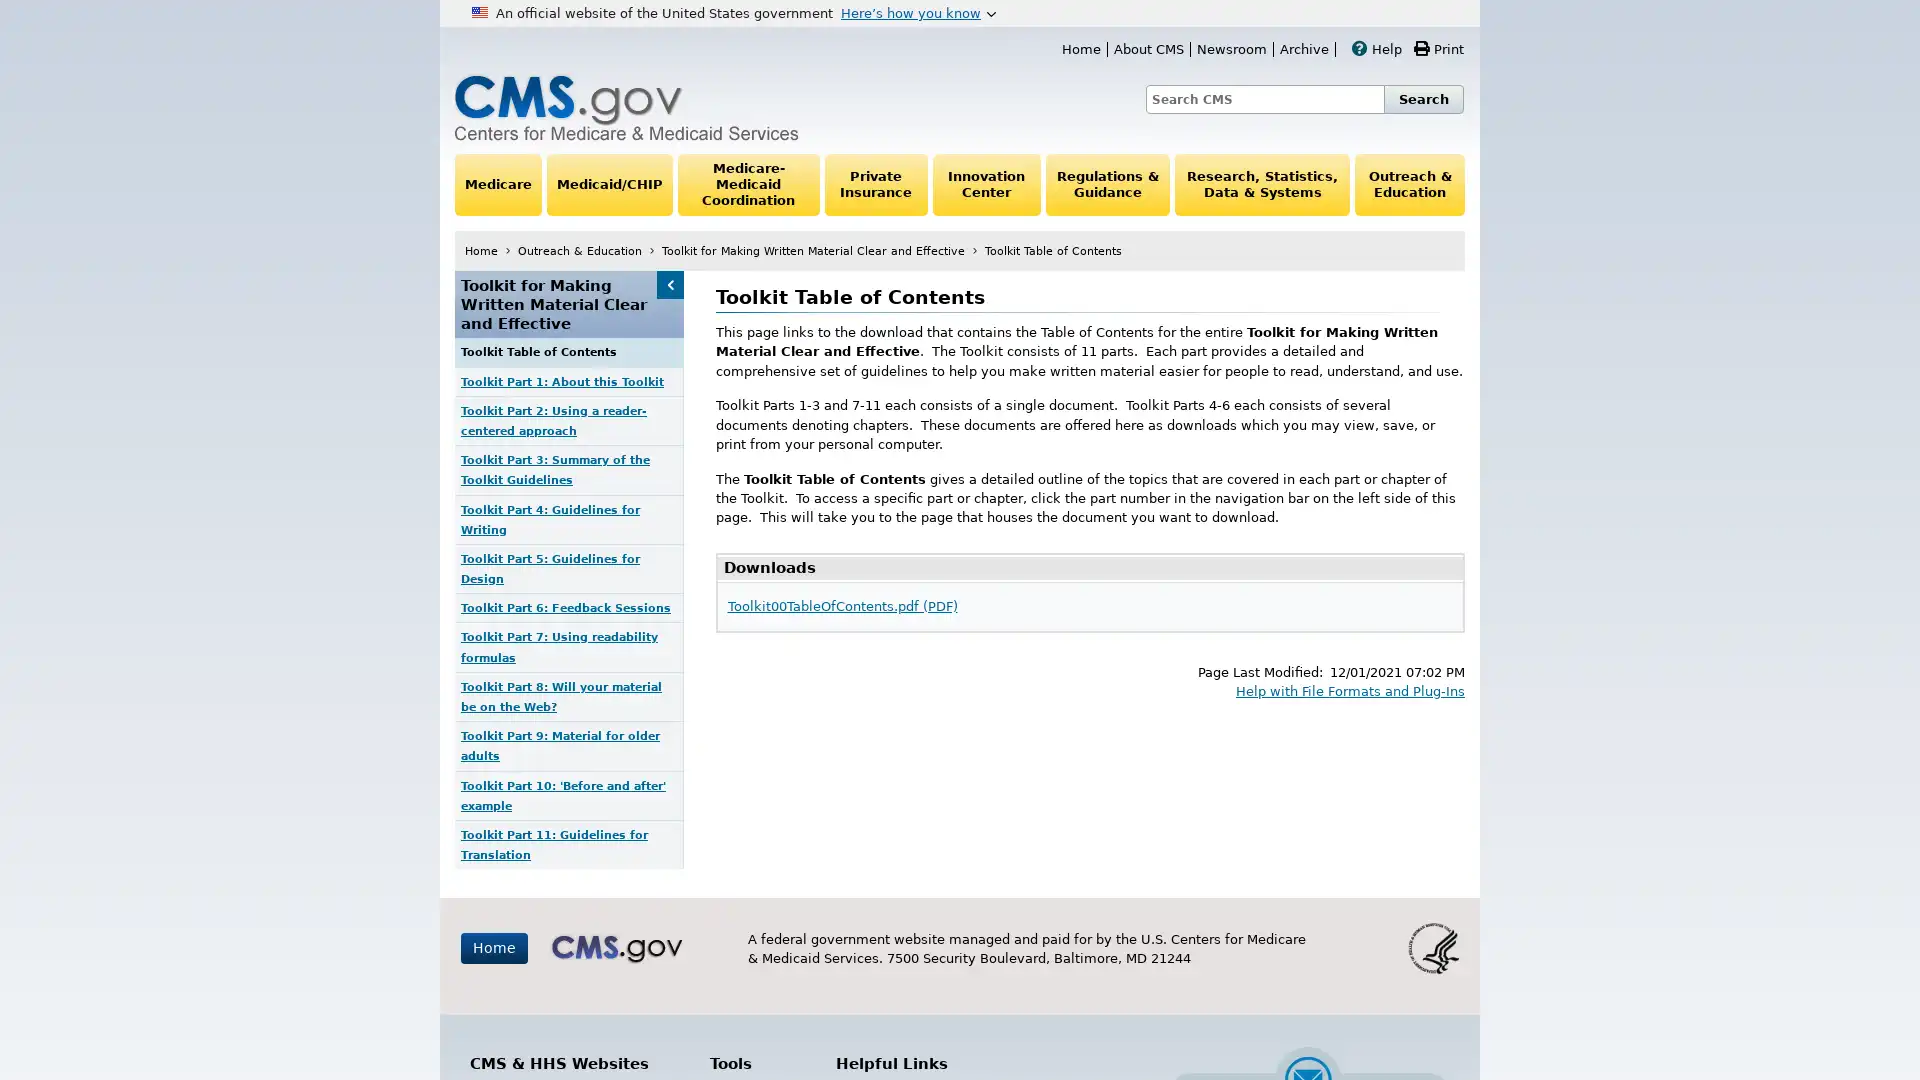 The width and height of the screenshot is (1920, 1080). Describe the element at coordinates (494, 946) in the screenshot. I see `Home` at that location.